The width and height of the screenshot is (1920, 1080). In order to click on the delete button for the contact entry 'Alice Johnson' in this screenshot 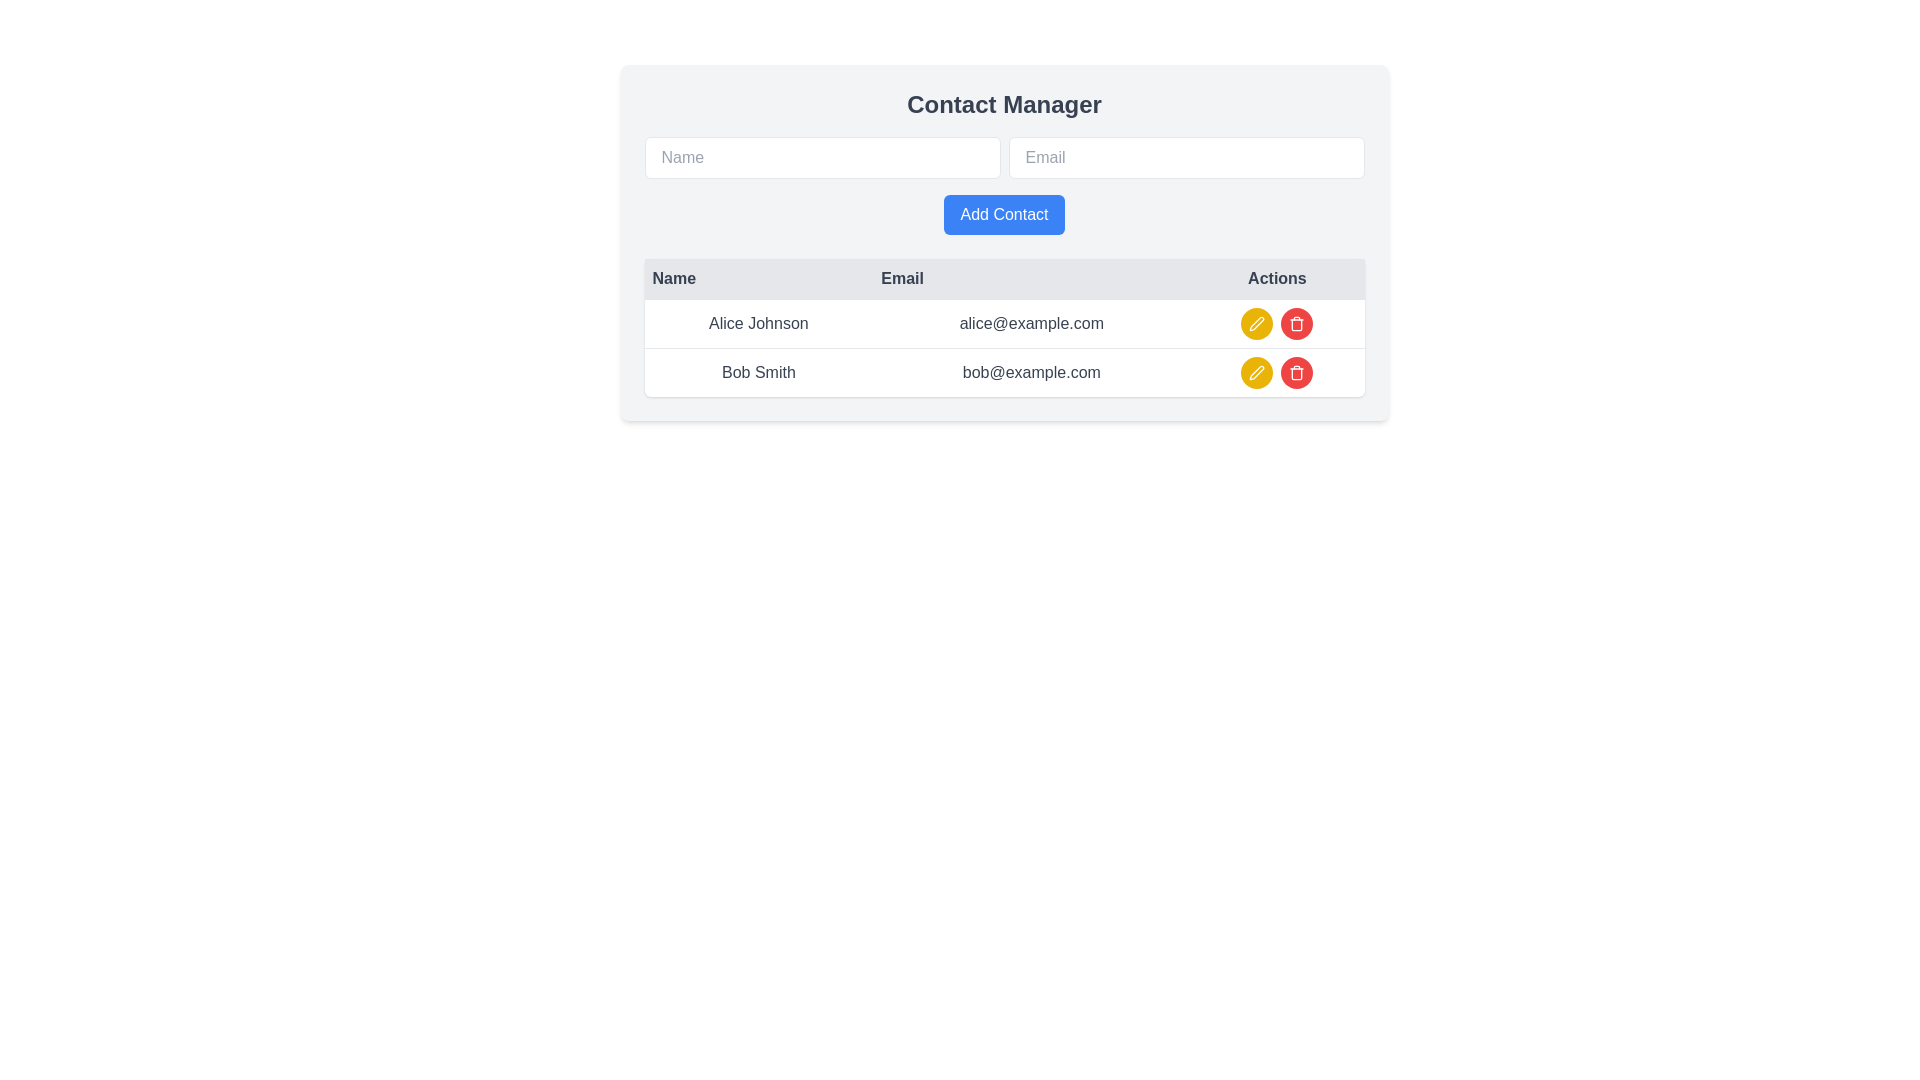, I will do `click(1297, 323)`.